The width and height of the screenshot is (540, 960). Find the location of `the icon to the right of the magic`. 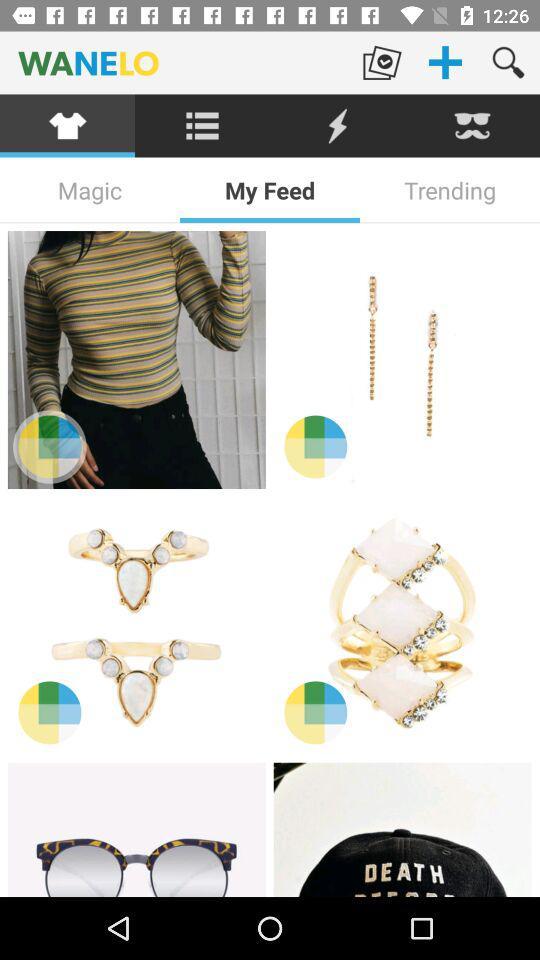

the icon to the right of the magic is located at coordinates (270, 190).